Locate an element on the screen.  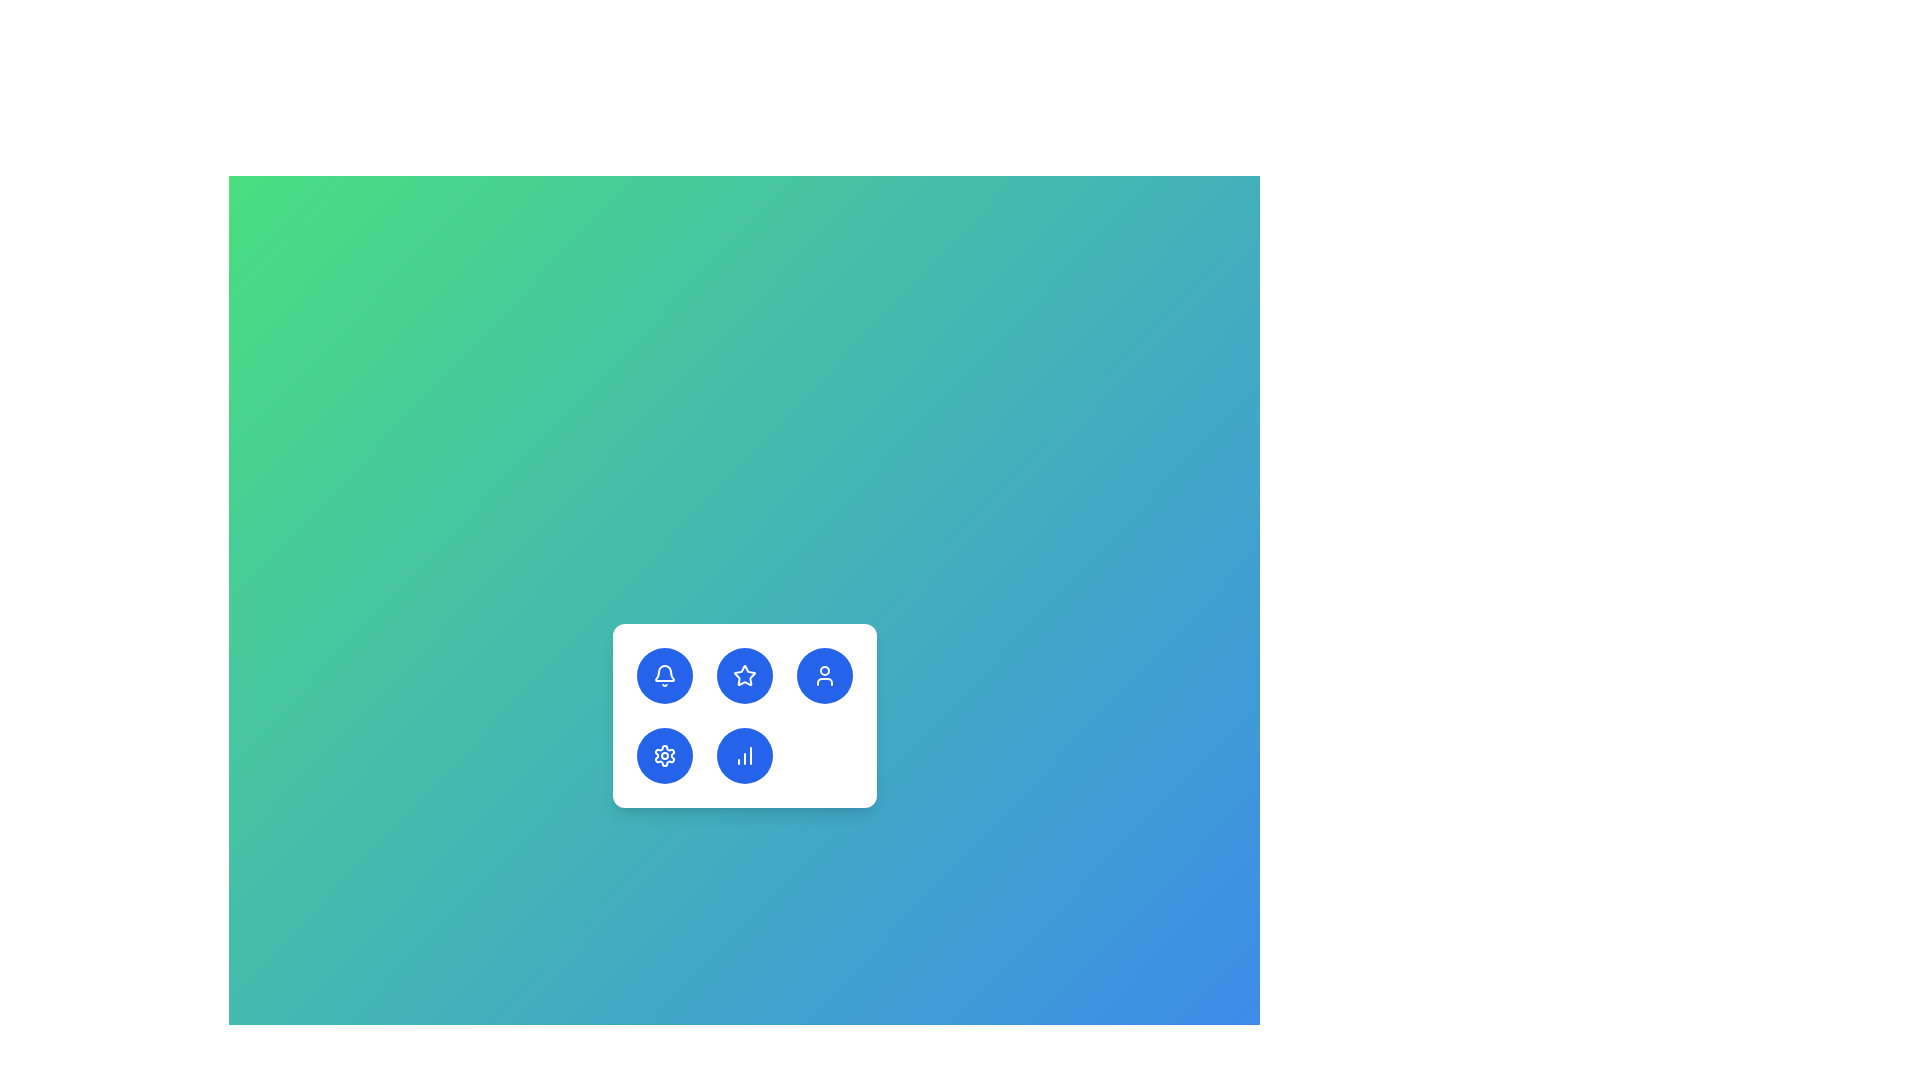
the bell icon located in the upper-left corner of the grid layout within the white card component is located at coordinates (664, 673).